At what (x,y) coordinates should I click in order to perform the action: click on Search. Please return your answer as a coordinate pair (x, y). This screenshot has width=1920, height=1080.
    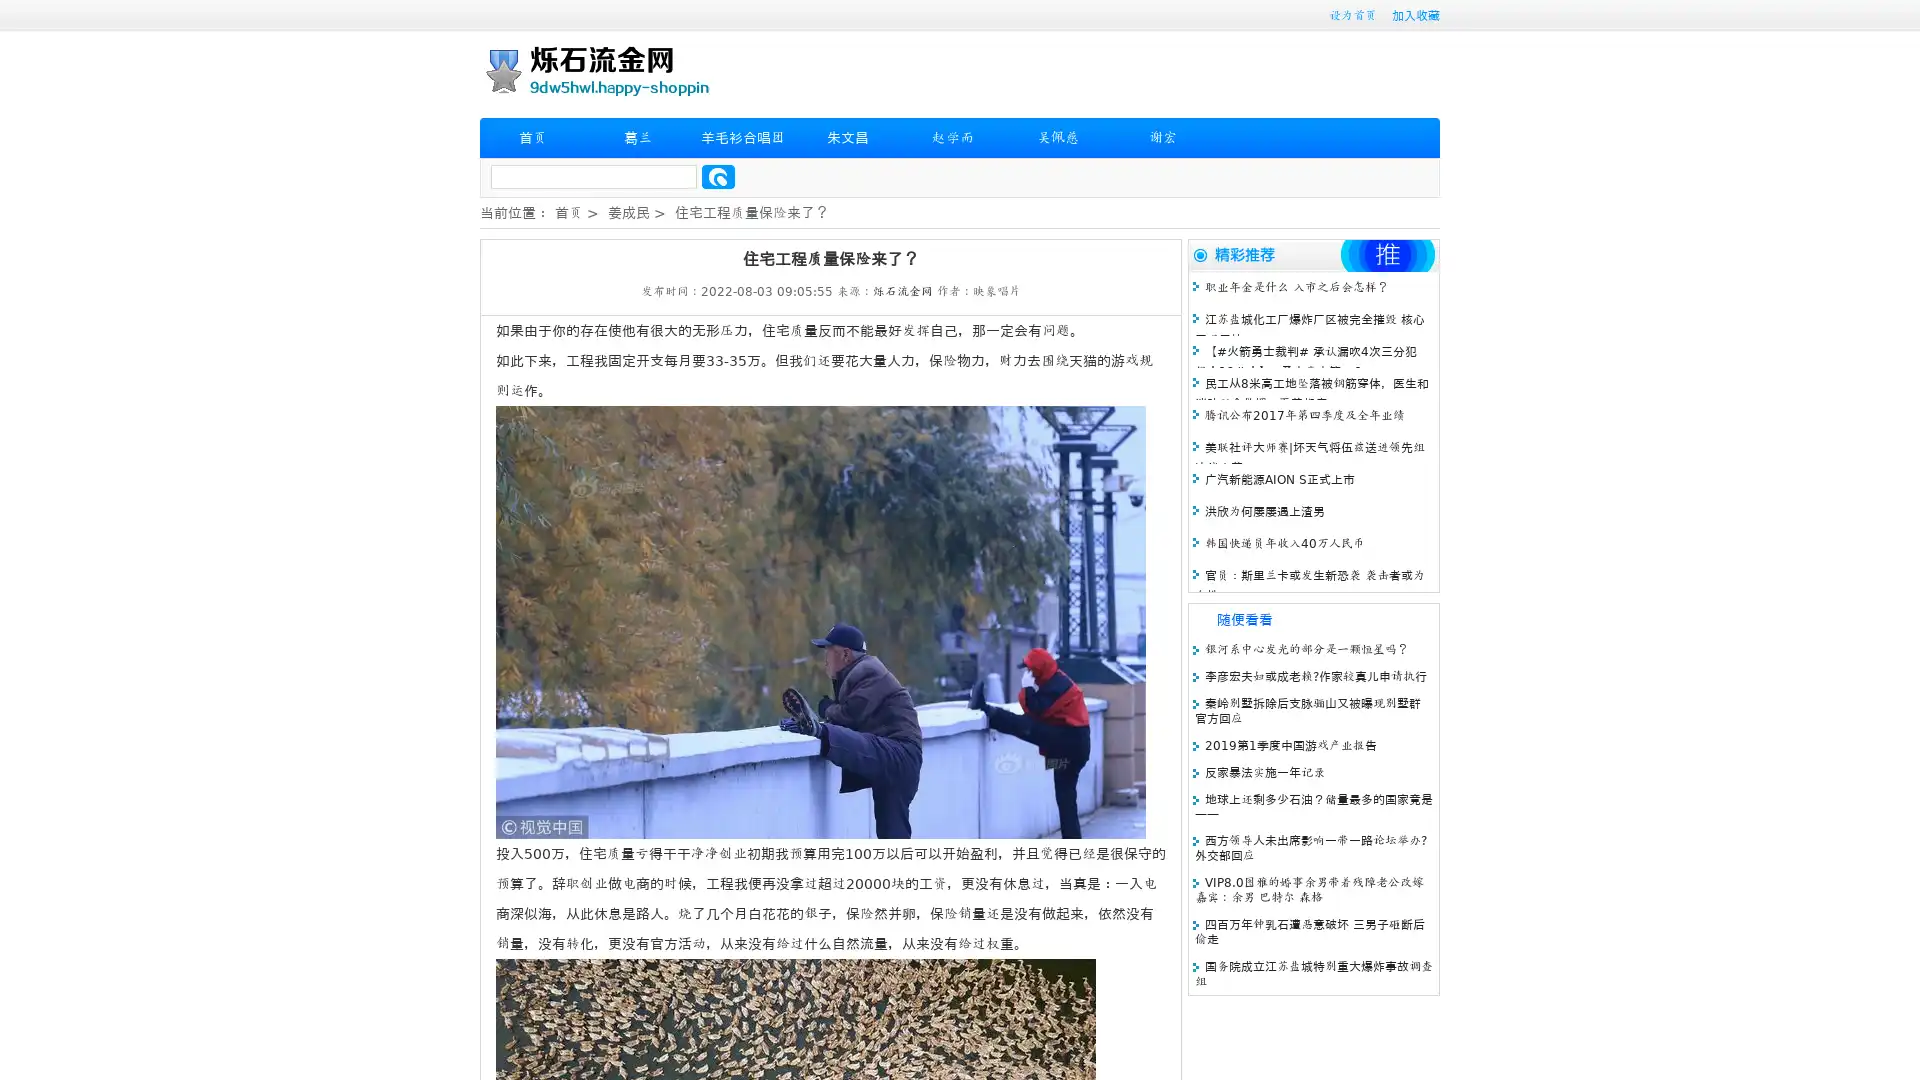
    Looking at the image, I should click on (718, 176).